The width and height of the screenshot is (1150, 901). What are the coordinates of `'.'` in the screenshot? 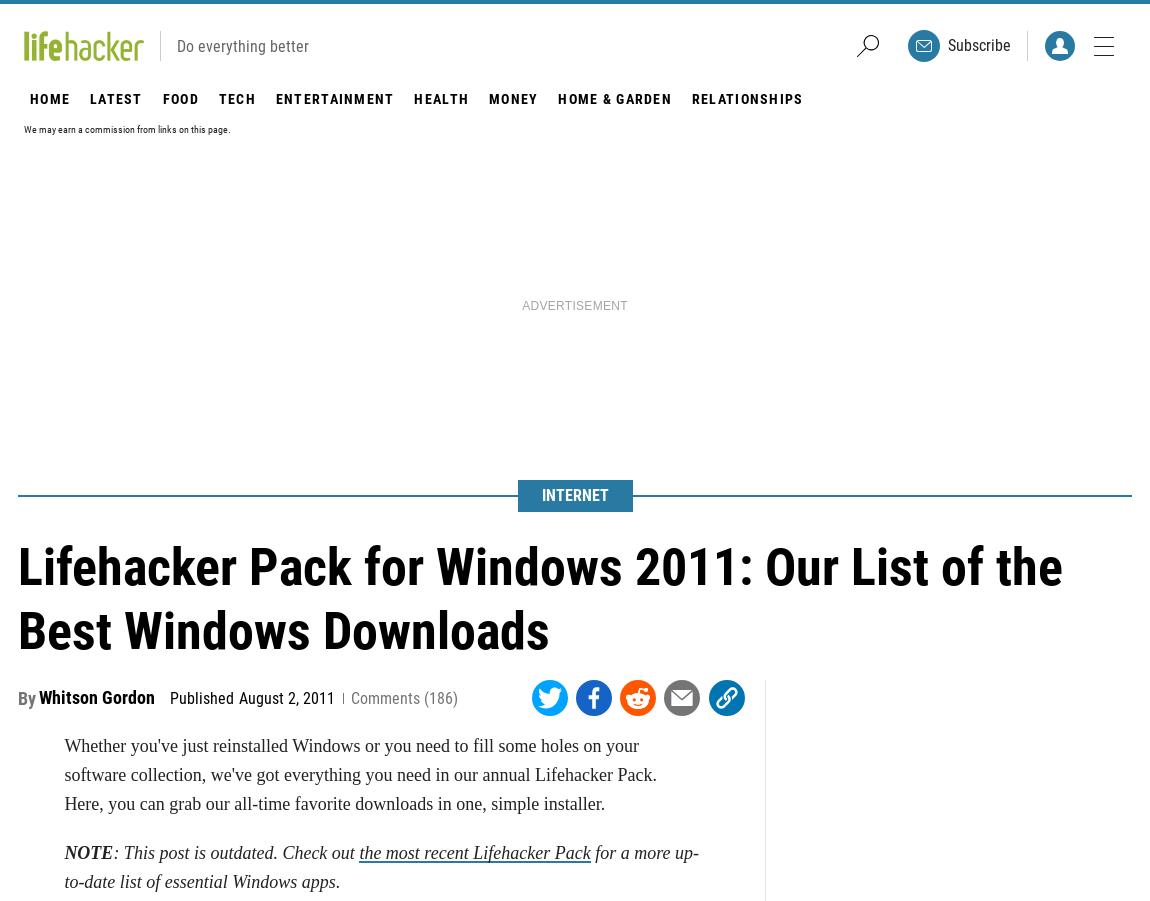 It's located at (233, 70).